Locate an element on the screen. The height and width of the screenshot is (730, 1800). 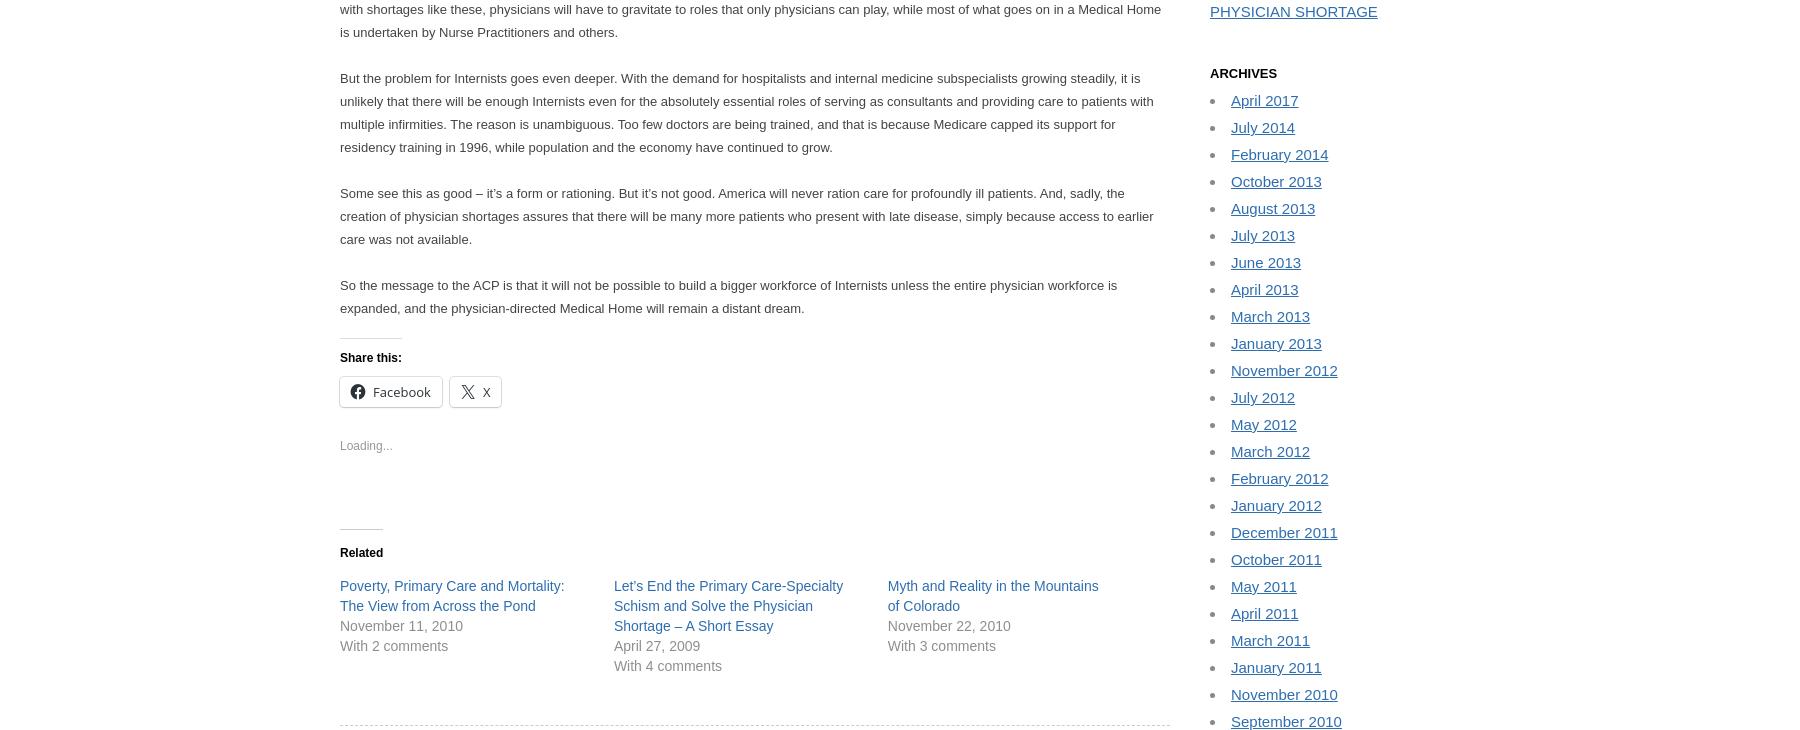
'Facebook' is located at coordinates (401, 389).